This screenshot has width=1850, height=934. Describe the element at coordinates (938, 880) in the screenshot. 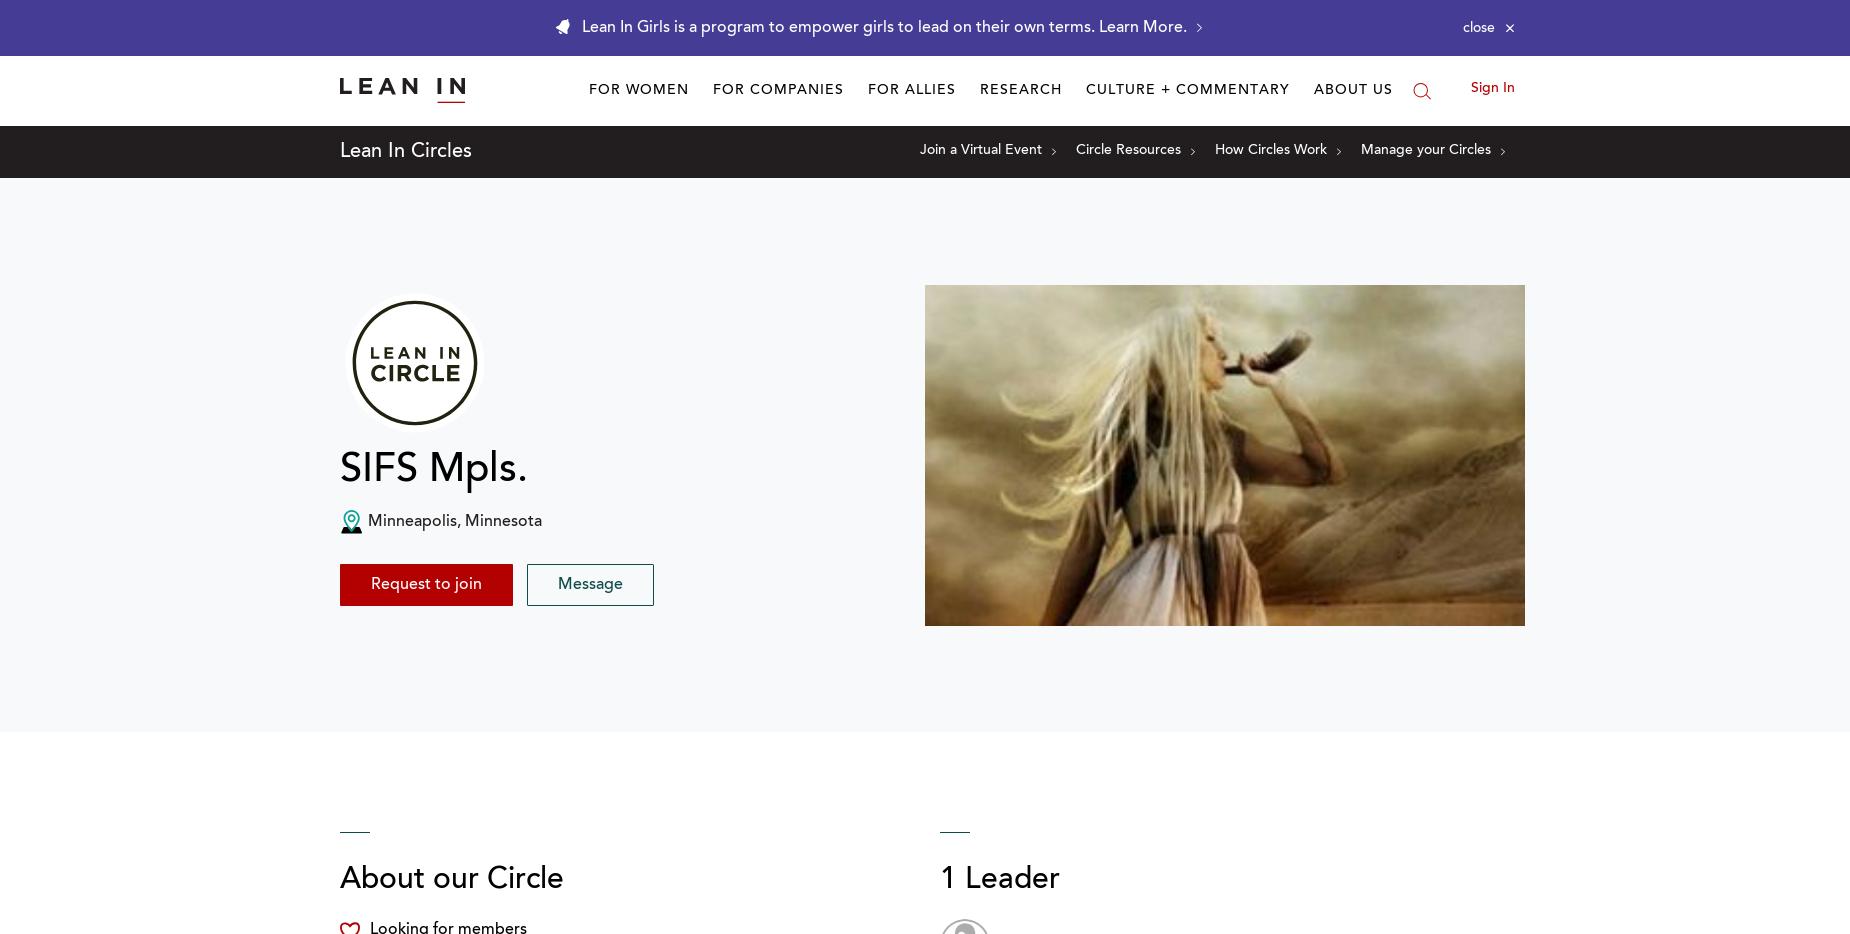

I see `'1 Leader'` at that location.